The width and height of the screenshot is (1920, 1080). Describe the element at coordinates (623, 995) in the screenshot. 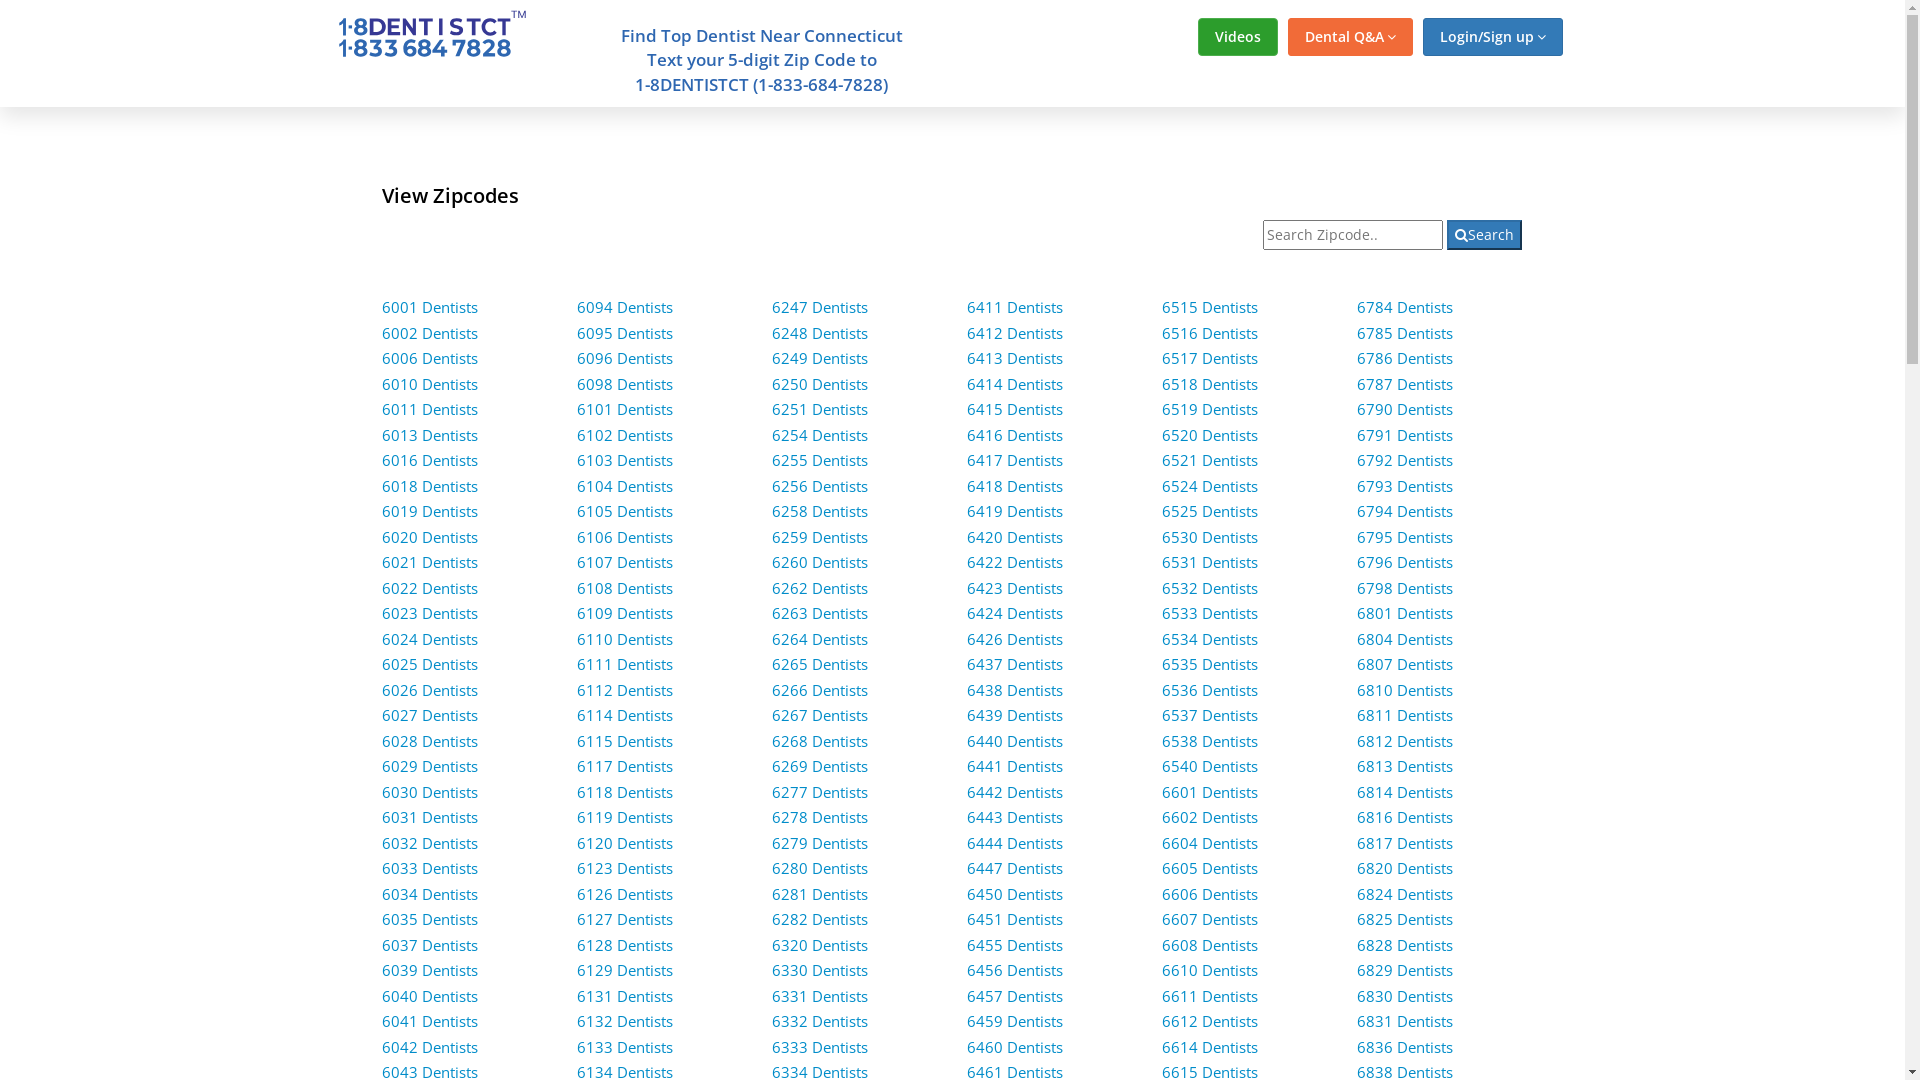

I see `'6131 Dentists'` at that location.